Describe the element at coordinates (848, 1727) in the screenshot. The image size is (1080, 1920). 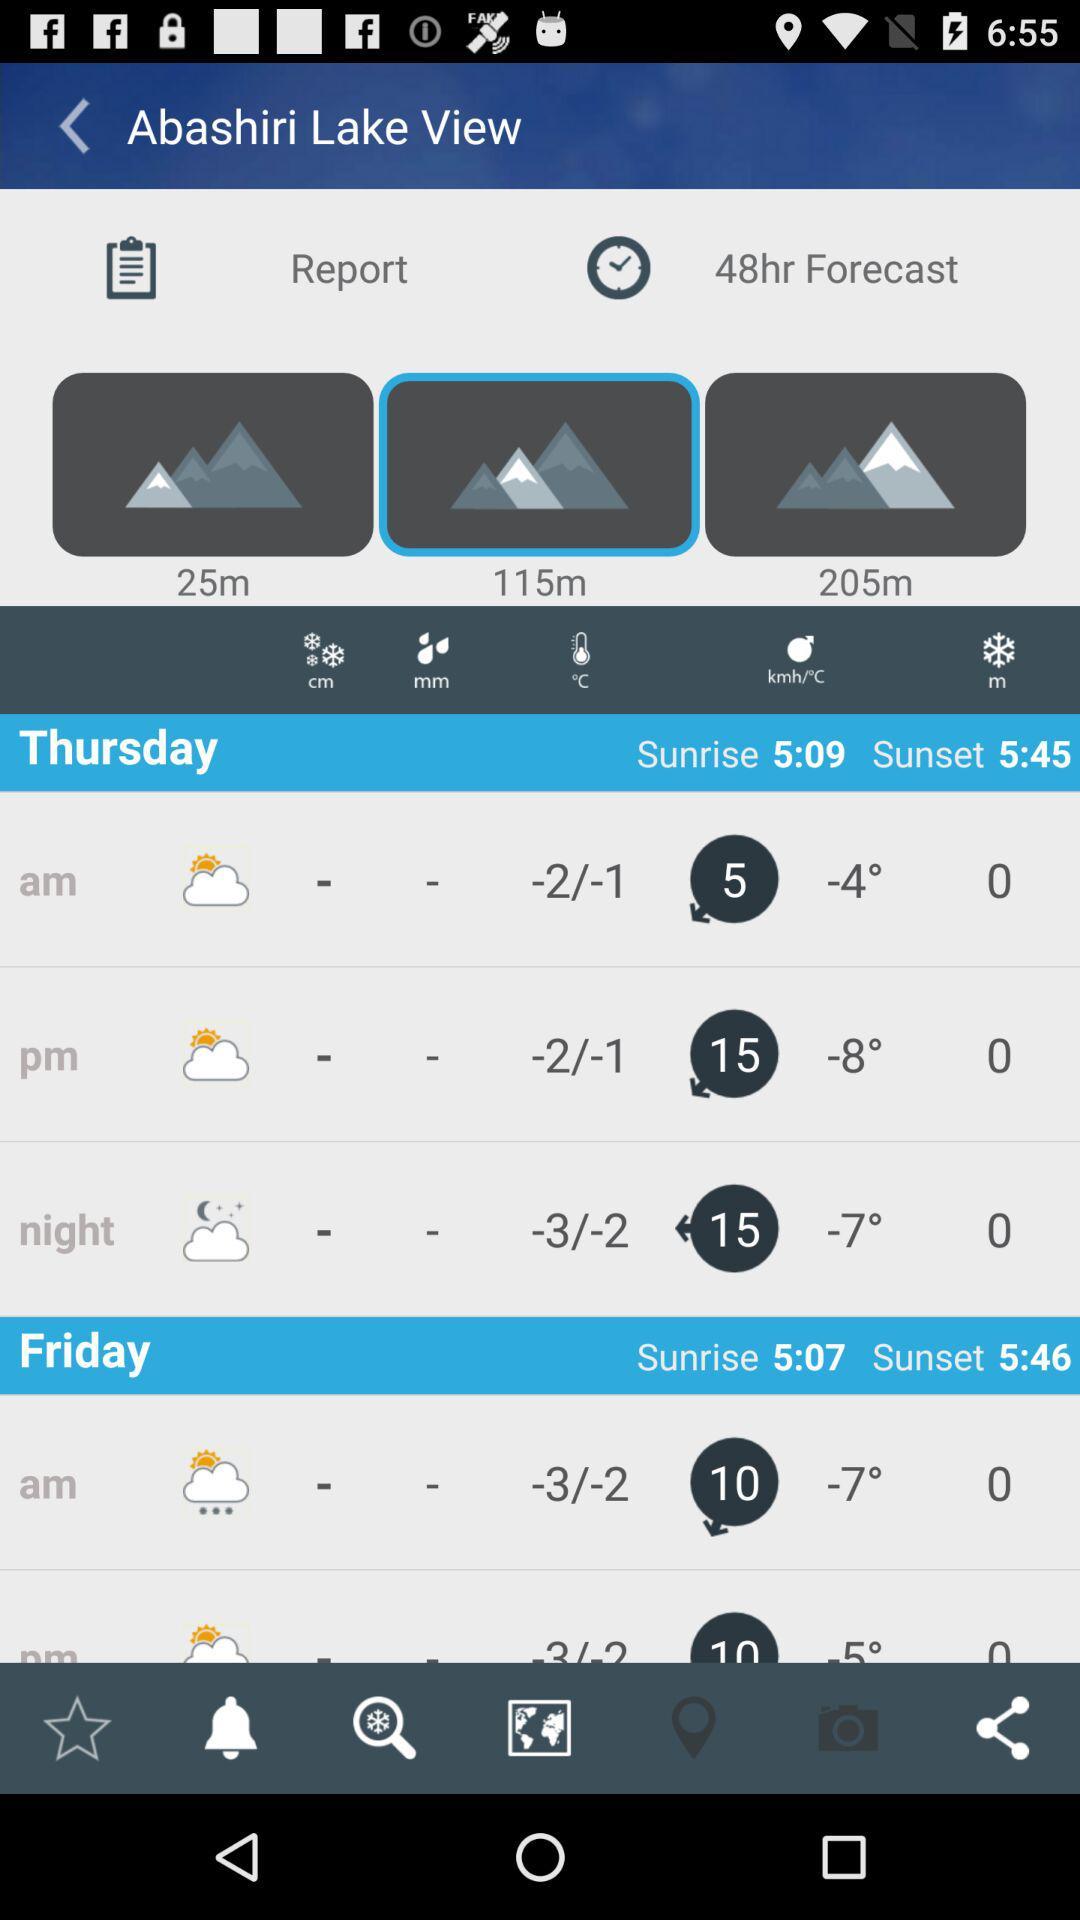
I see `item below 10 app` at that location.